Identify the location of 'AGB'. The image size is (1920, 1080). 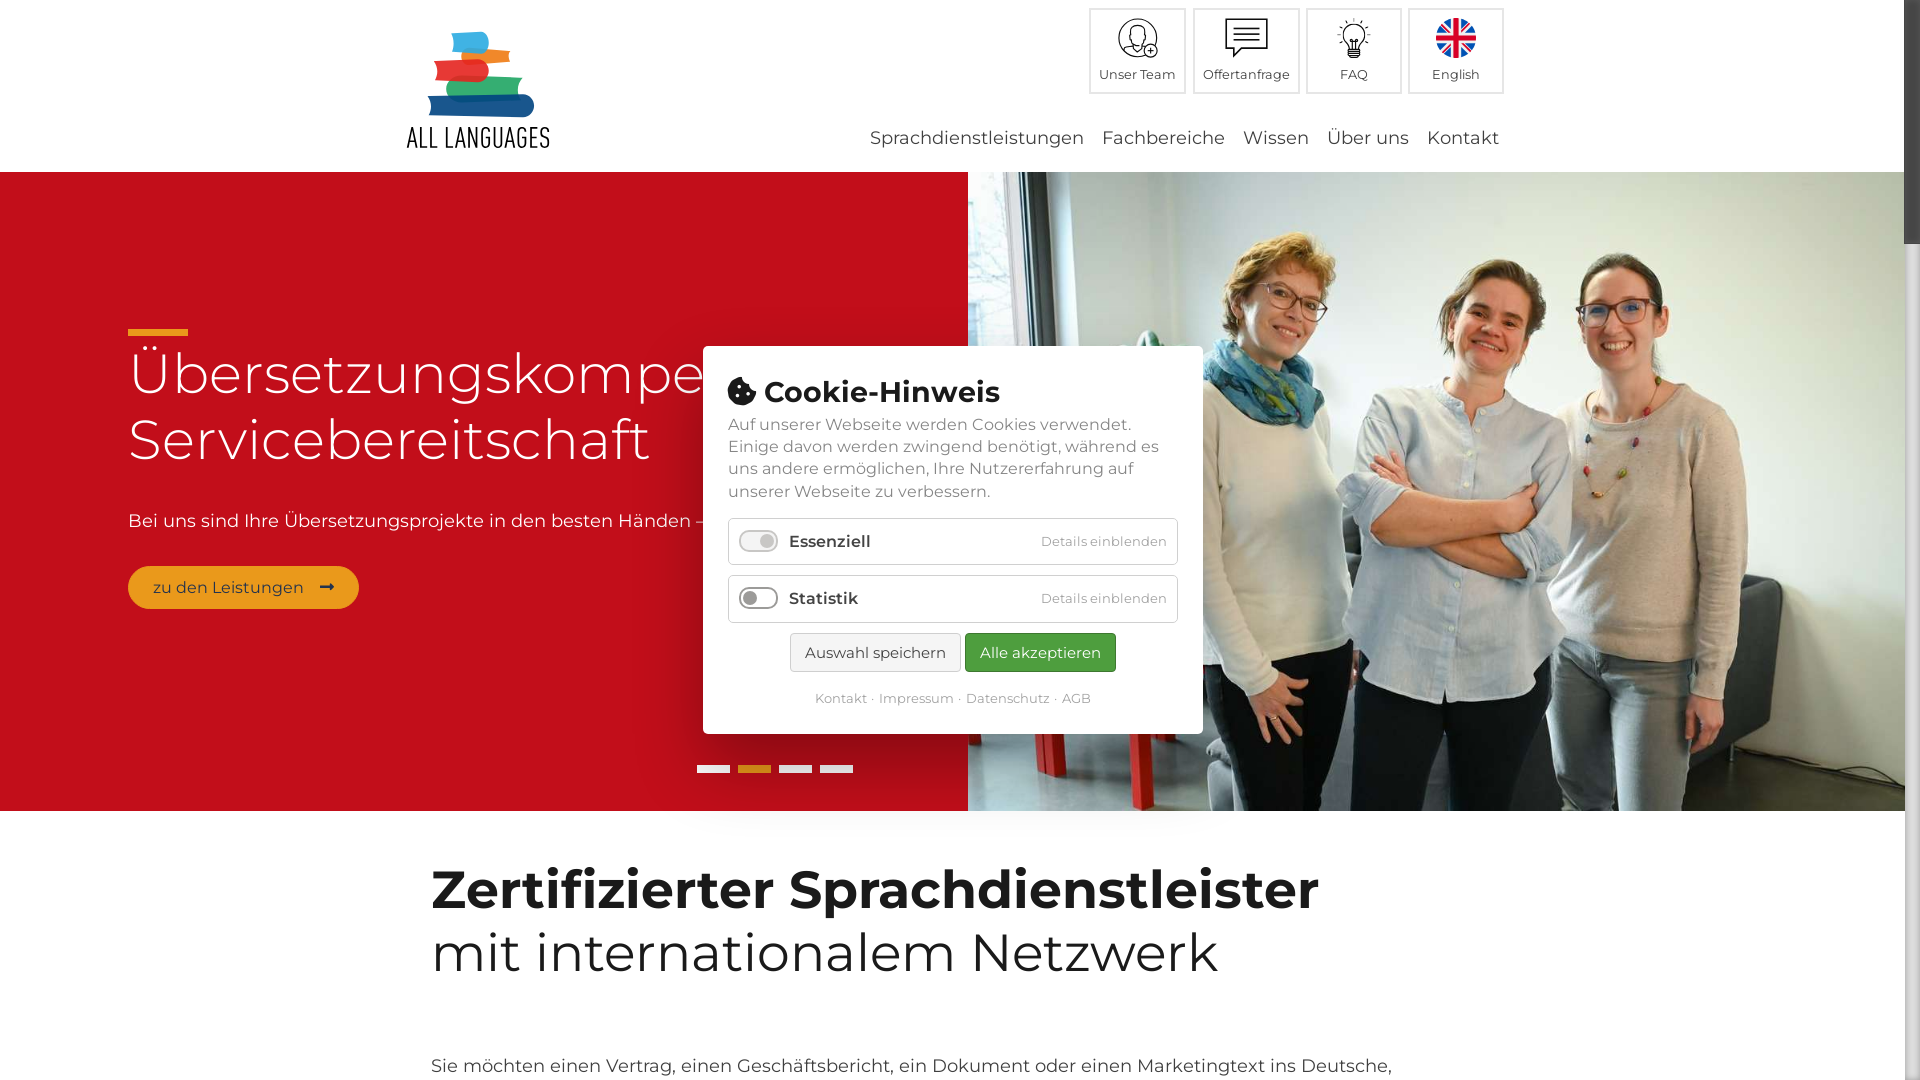
(1071, 697).